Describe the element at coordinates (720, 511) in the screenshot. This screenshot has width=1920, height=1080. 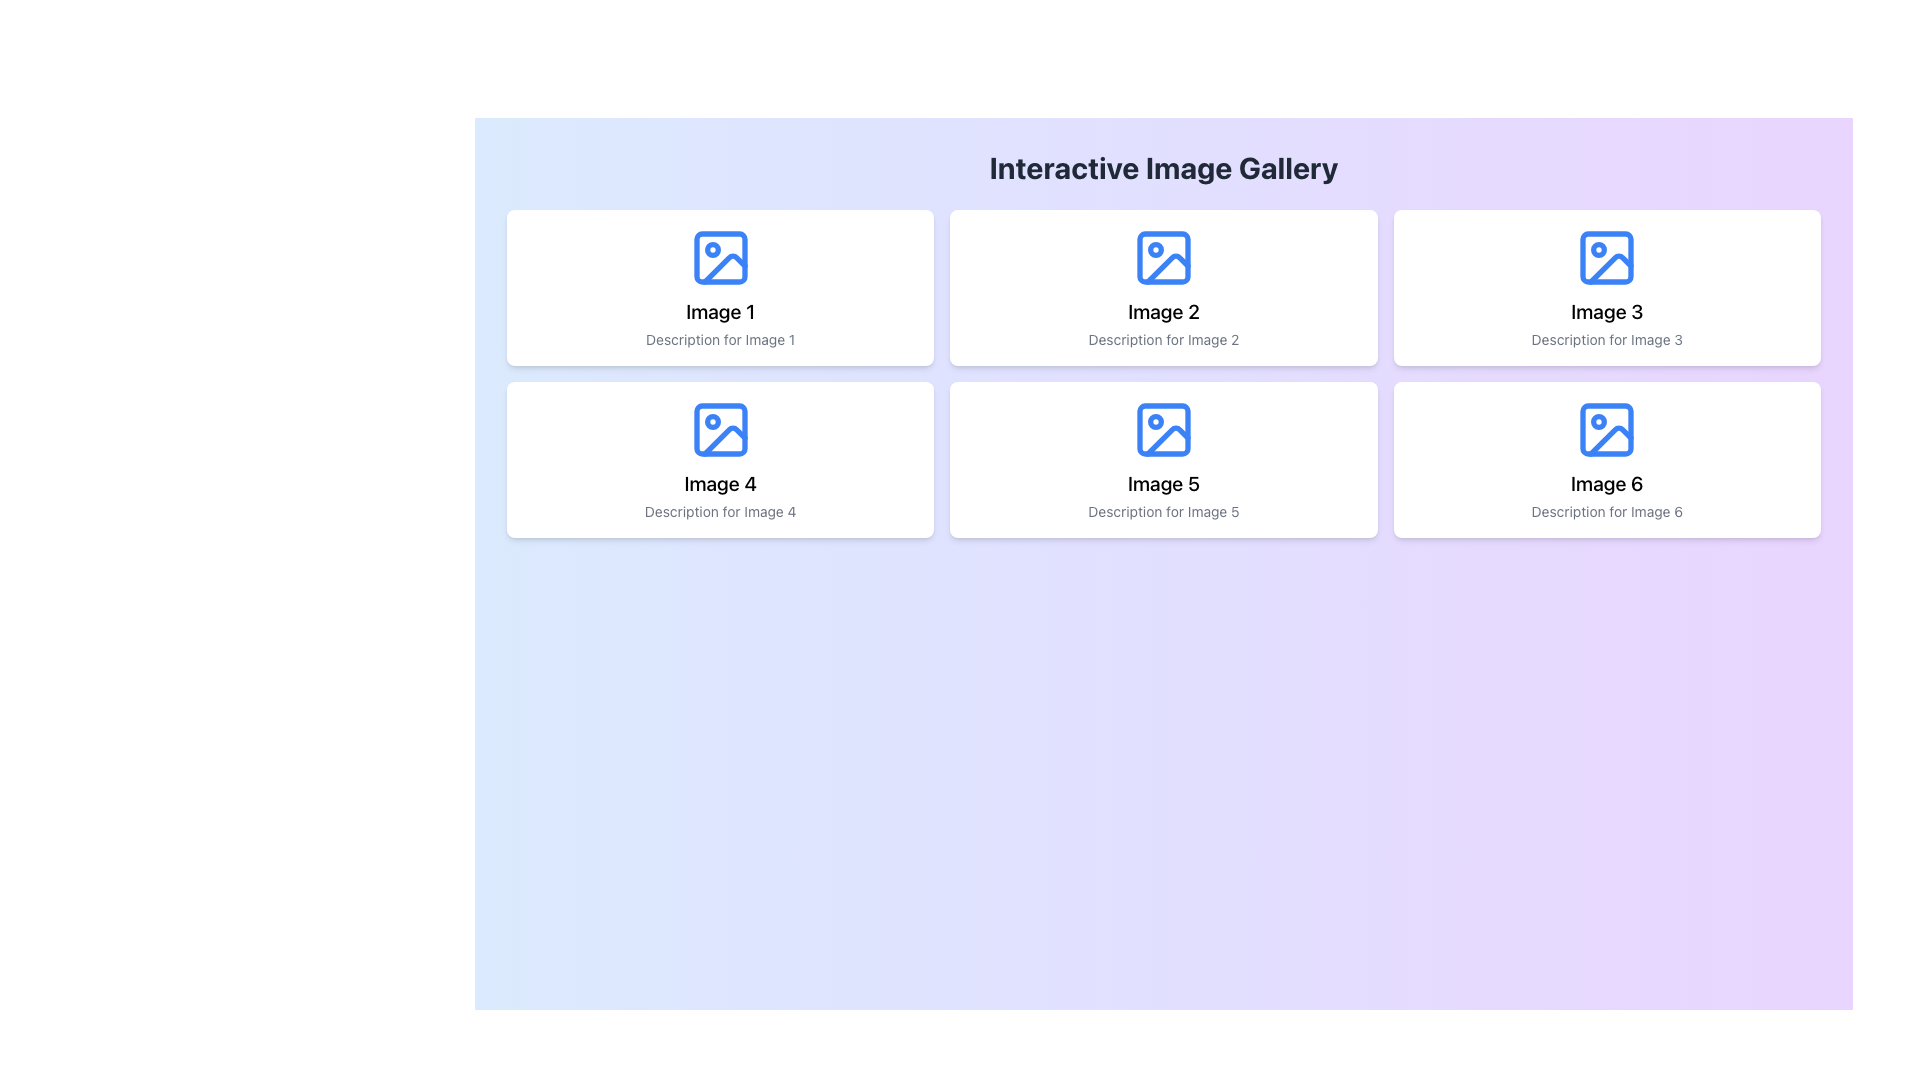
I see `the textual element displaying 'Description for Image 4', which is styled in a small, light gray font and positioned below the title 'Image 4' in the second card of the second row` at that location.